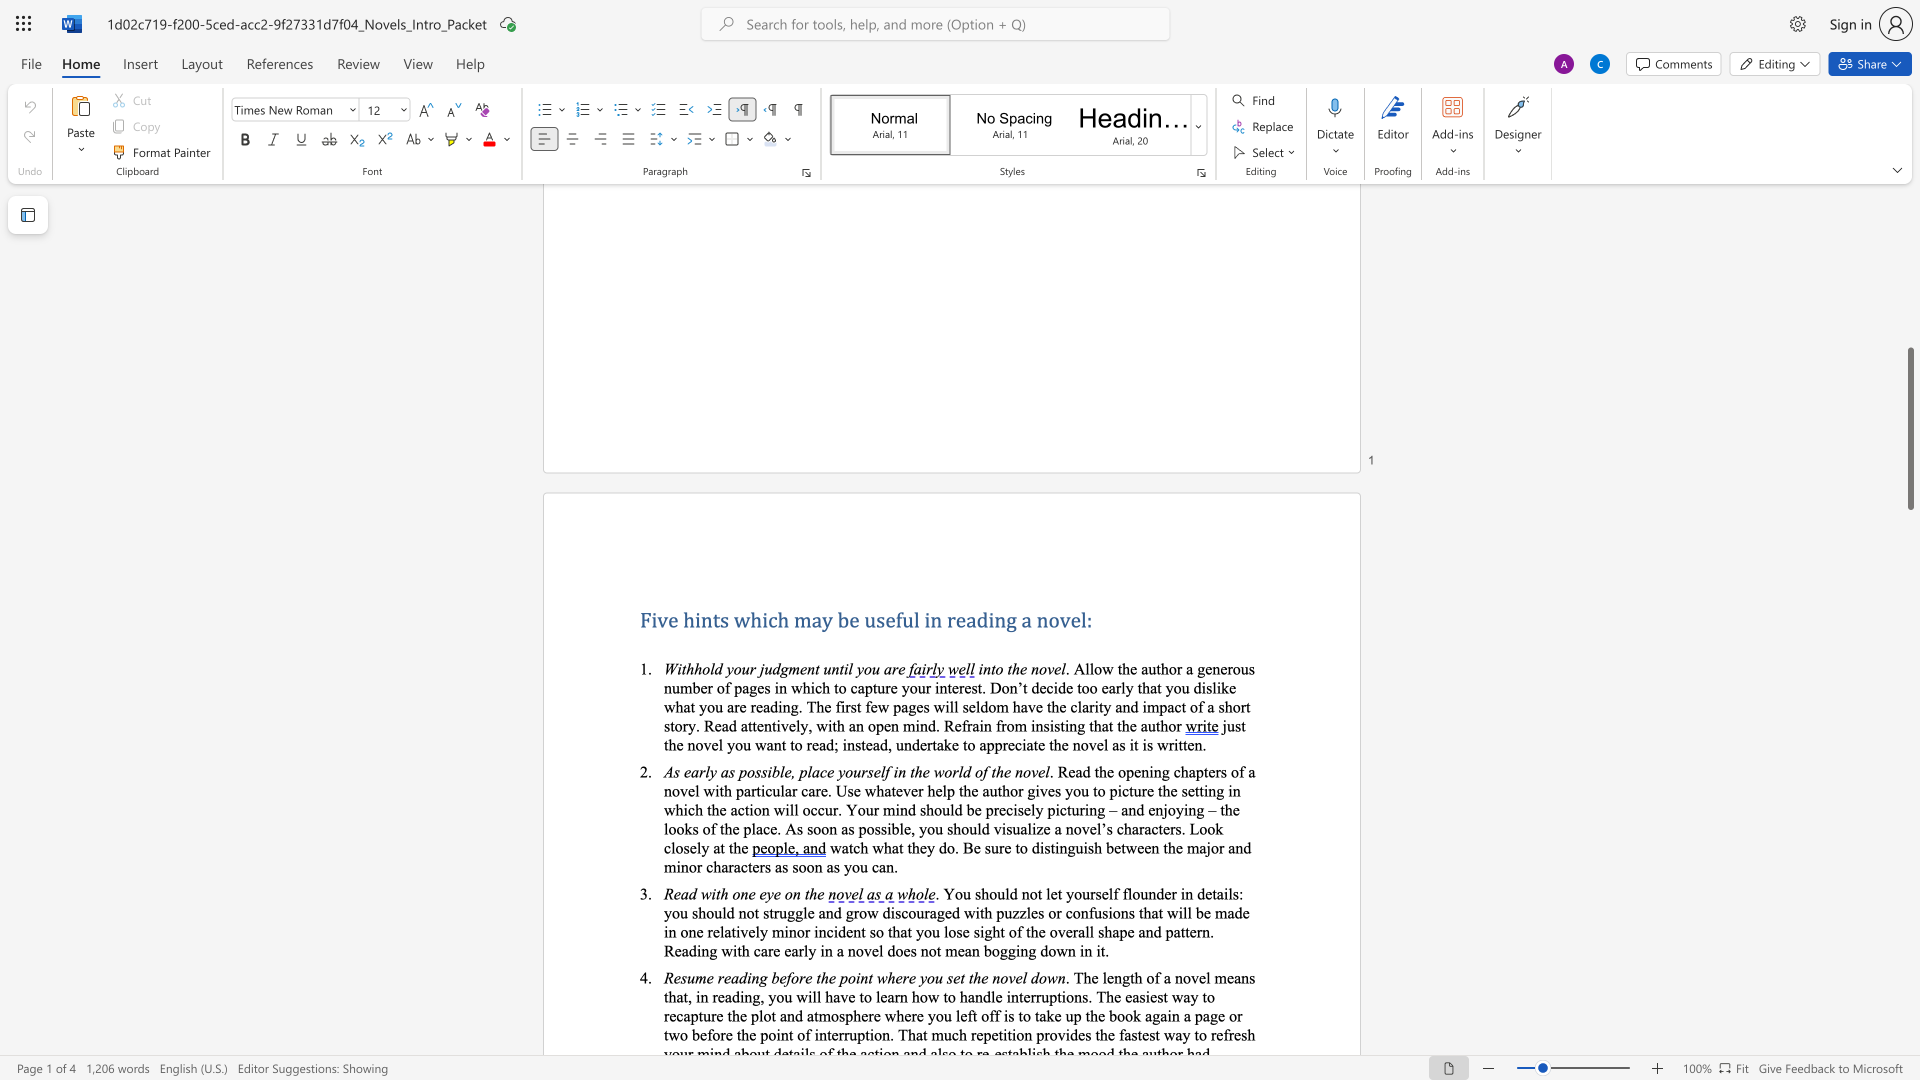 The width and height of the screenshot is (1920, 1080). I want to click on the space between the continuous character "o" and "v" in the text, so click(1058, 618).